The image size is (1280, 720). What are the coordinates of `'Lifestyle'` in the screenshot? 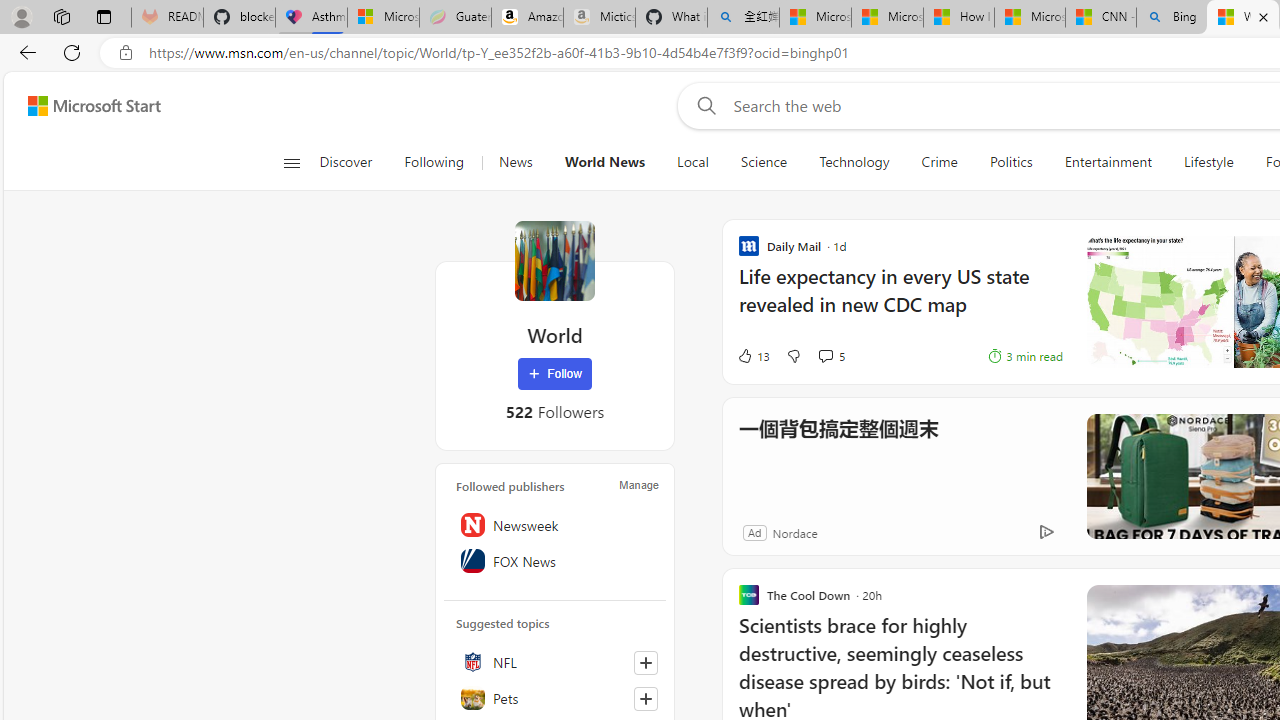 It's located at (1207, 162).